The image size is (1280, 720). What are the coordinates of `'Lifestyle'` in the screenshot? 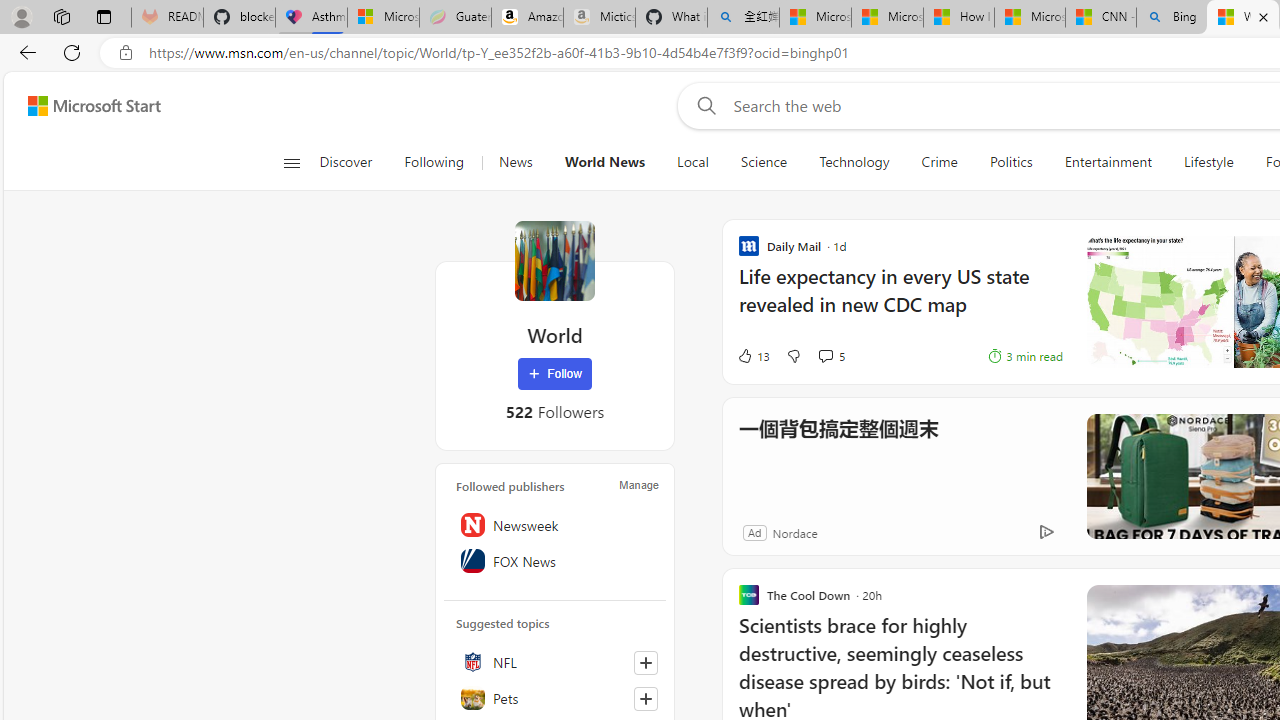 It's located at (1207, 162).